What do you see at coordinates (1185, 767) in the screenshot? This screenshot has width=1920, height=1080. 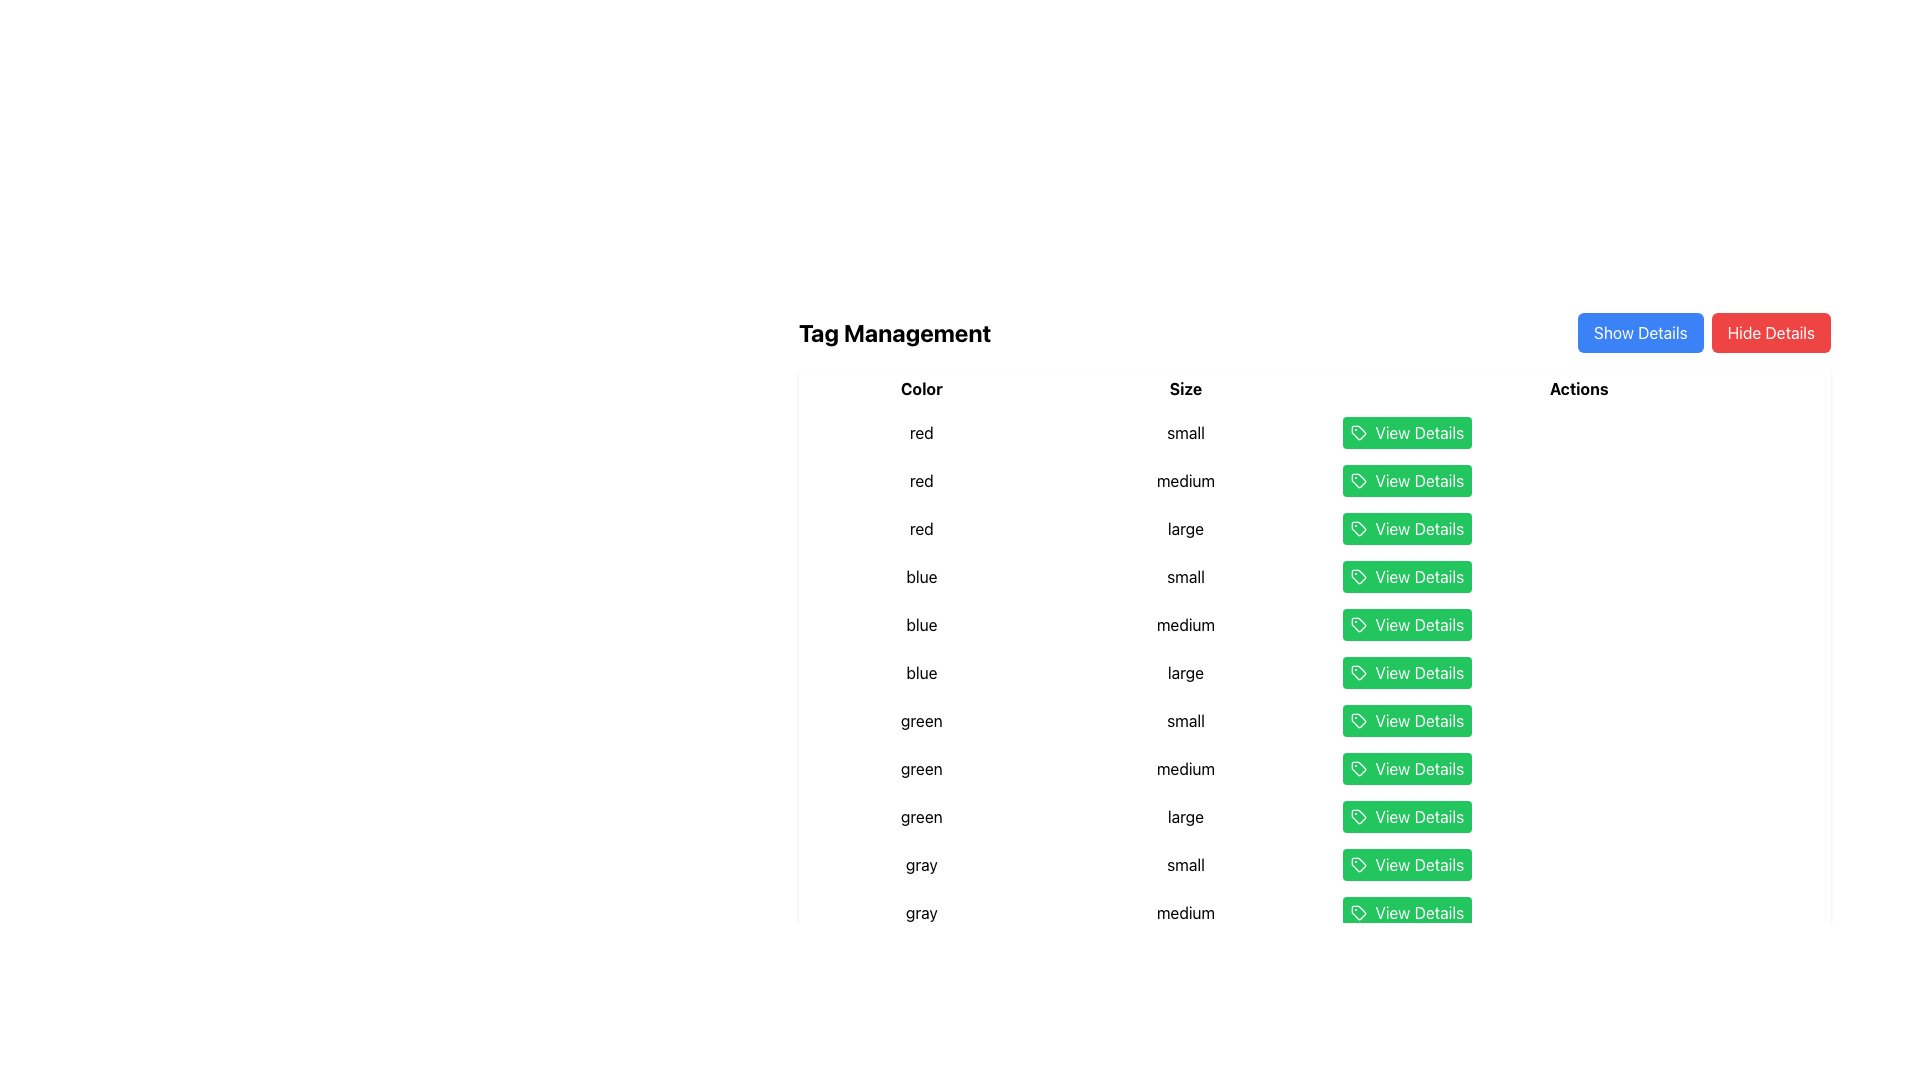 I see `the Text label indicating the size attribute 'medium' associated with the color 'green' in the table, located in the middle column of the row` at bounding box center [1185, 767].